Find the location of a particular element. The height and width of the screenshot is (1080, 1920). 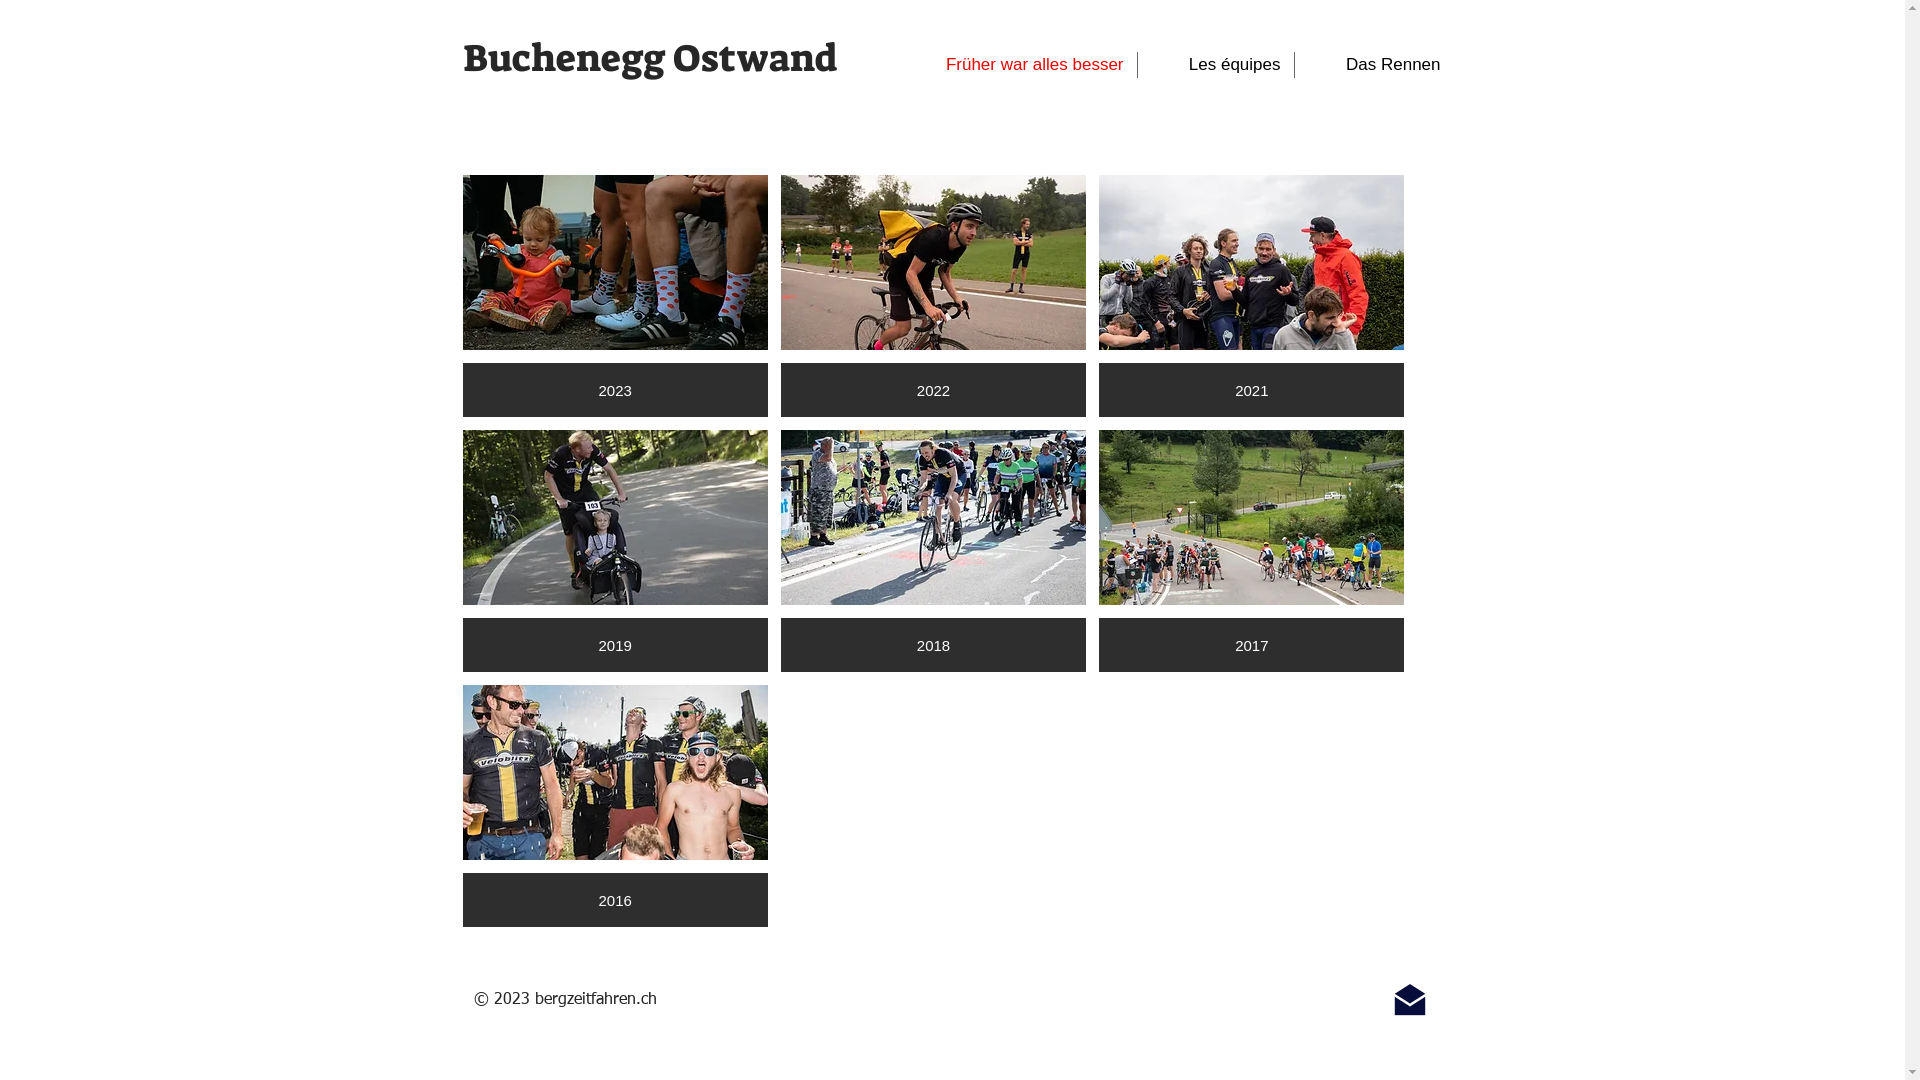

'2017' is located at coordinates (1250, 551).